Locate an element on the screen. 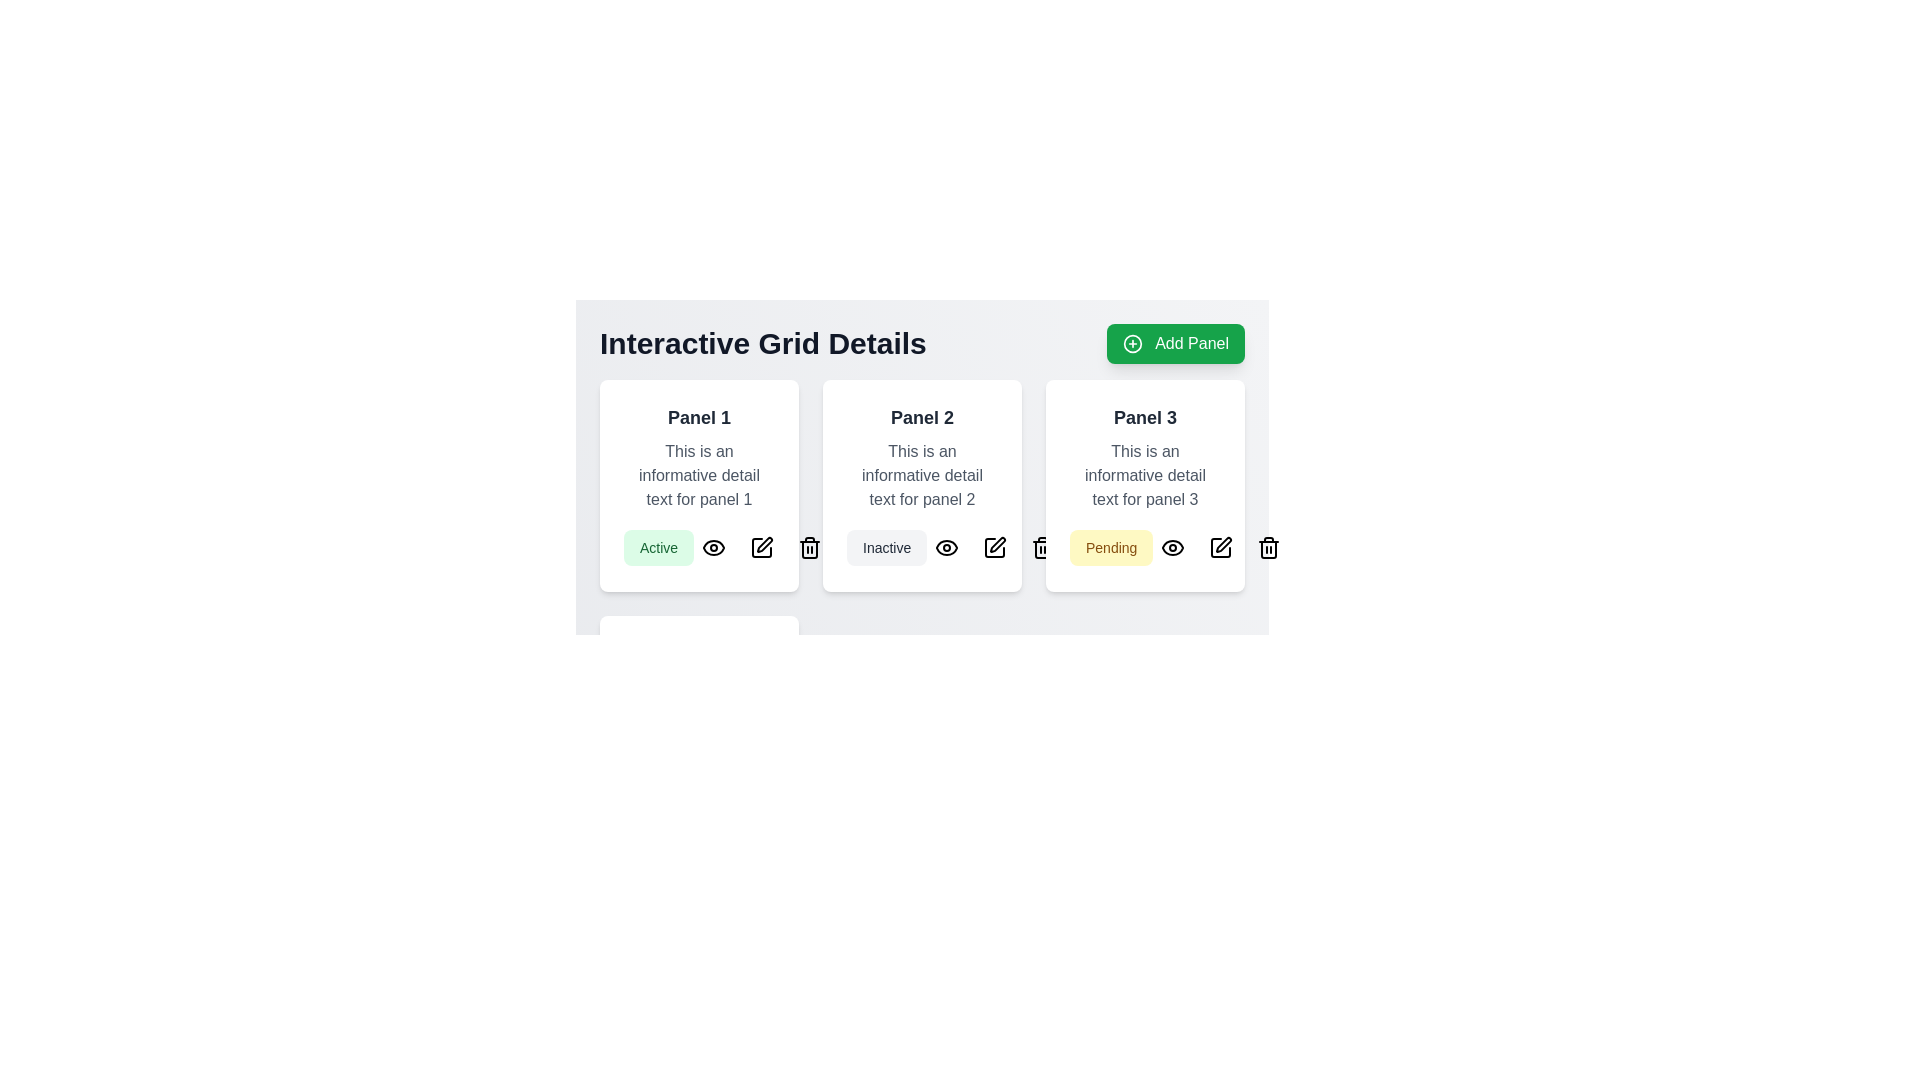 The width and height of the screenshot is (1920, 1080). text label 'Panel 2' that is prominently displayed at the top of the middle card among three horizontally arranged panels is located at coordinates (921, 416).